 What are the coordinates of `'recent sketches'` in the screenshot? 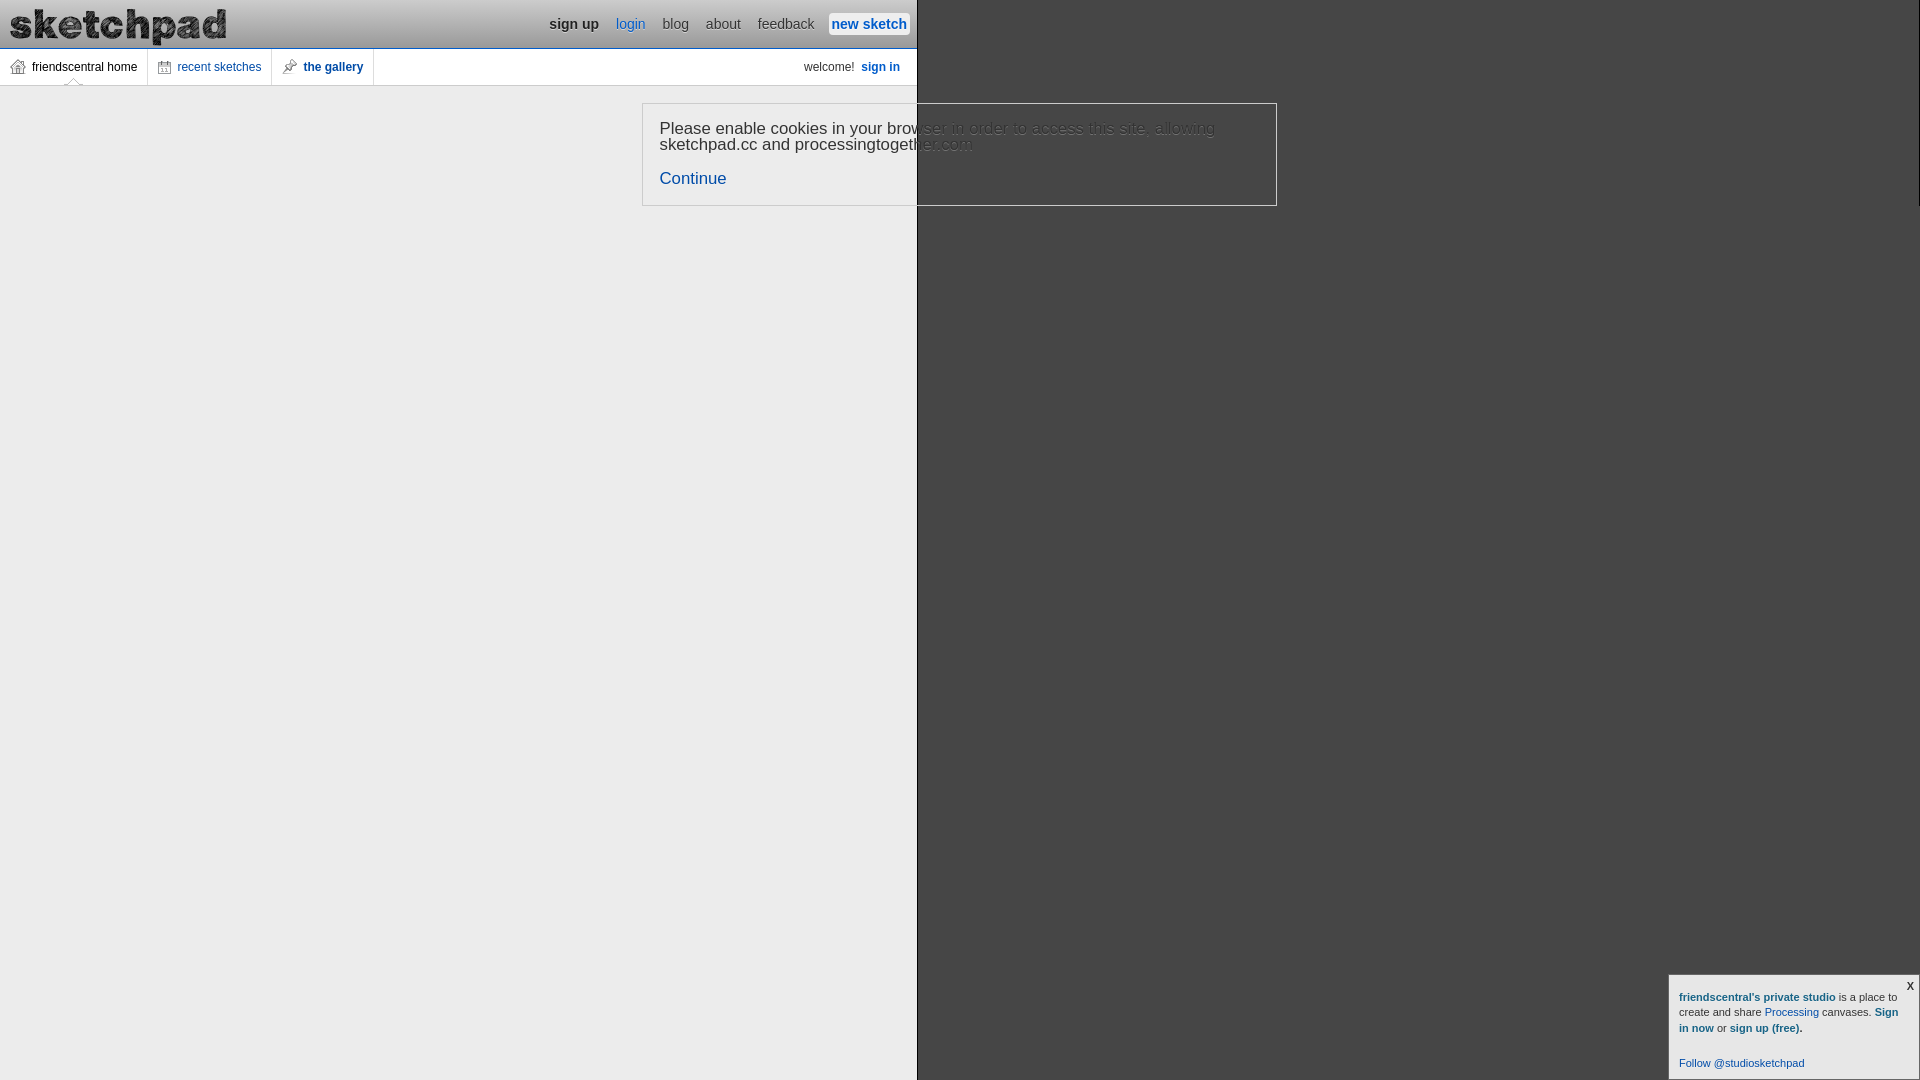 It's located at (147, 65).